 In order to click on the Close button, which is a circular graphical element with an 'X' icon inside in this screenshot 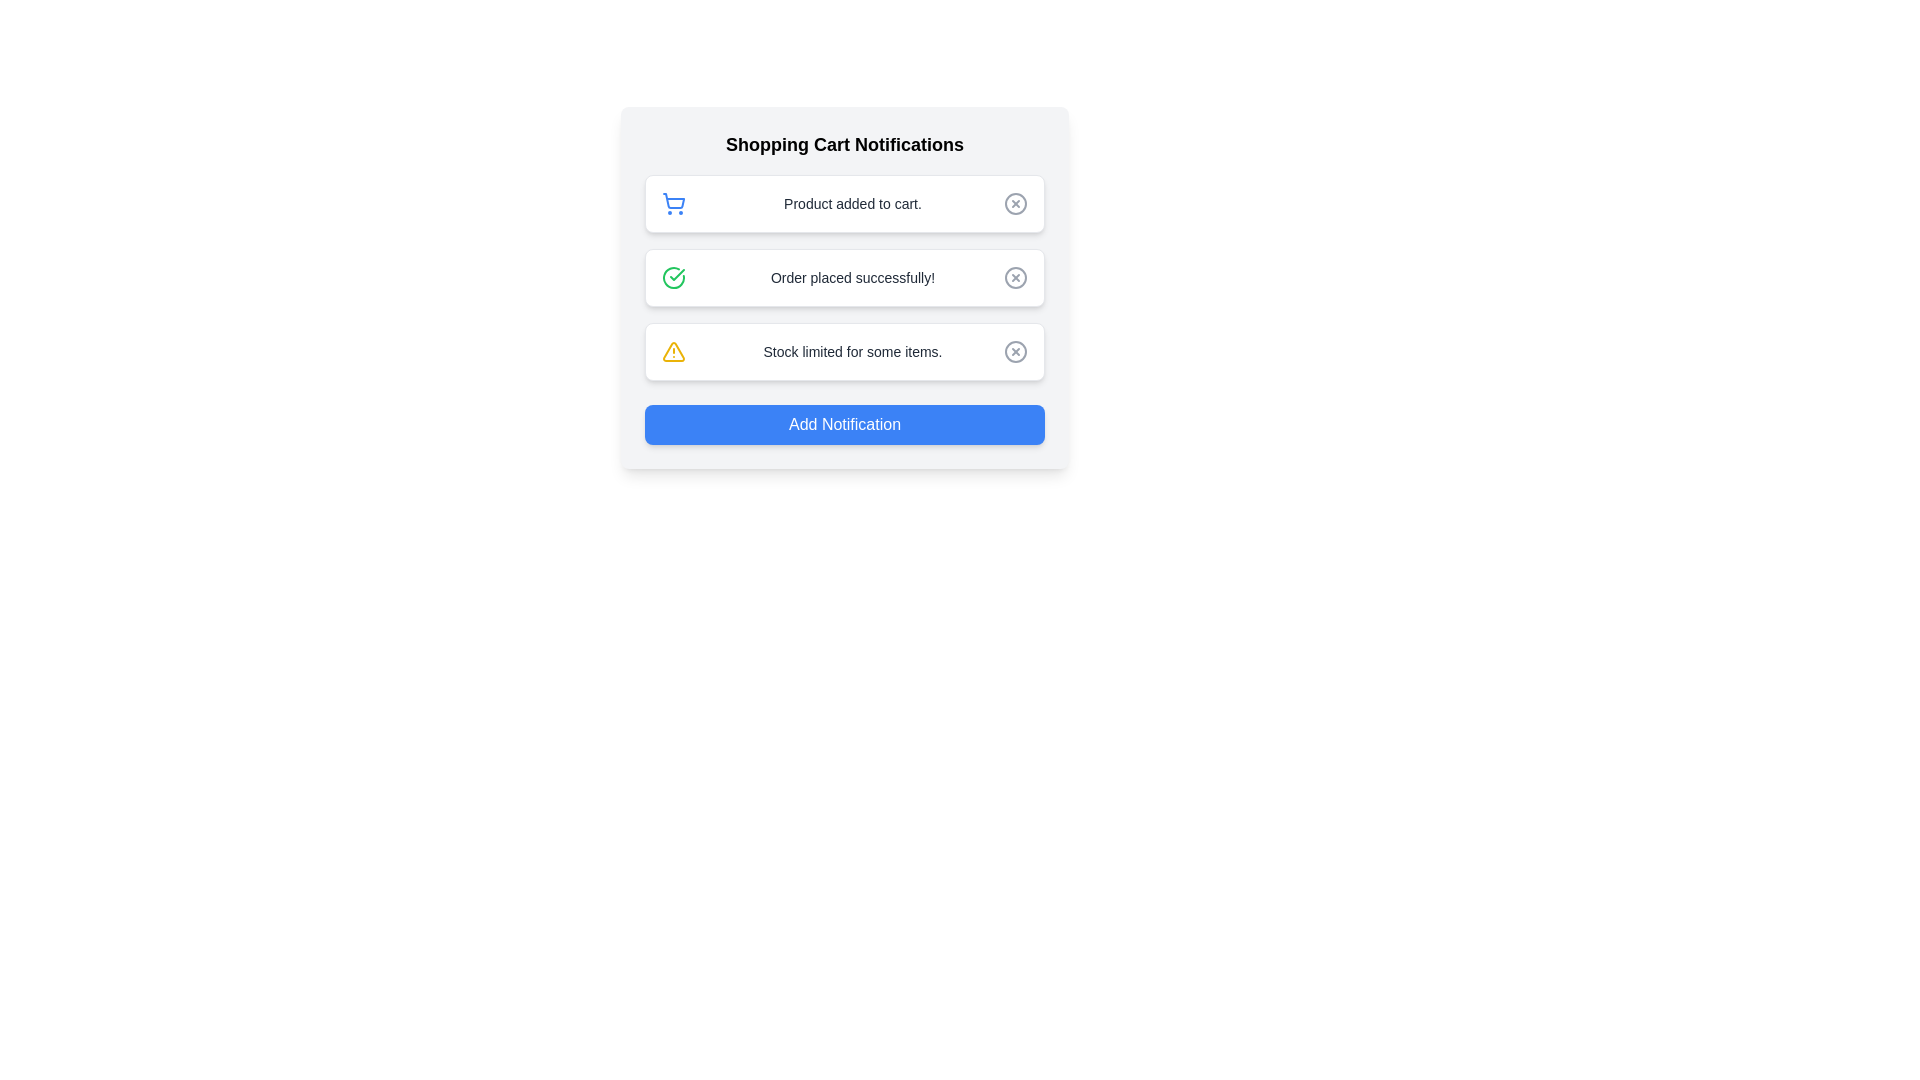, I will do `click(1016, 350)`.